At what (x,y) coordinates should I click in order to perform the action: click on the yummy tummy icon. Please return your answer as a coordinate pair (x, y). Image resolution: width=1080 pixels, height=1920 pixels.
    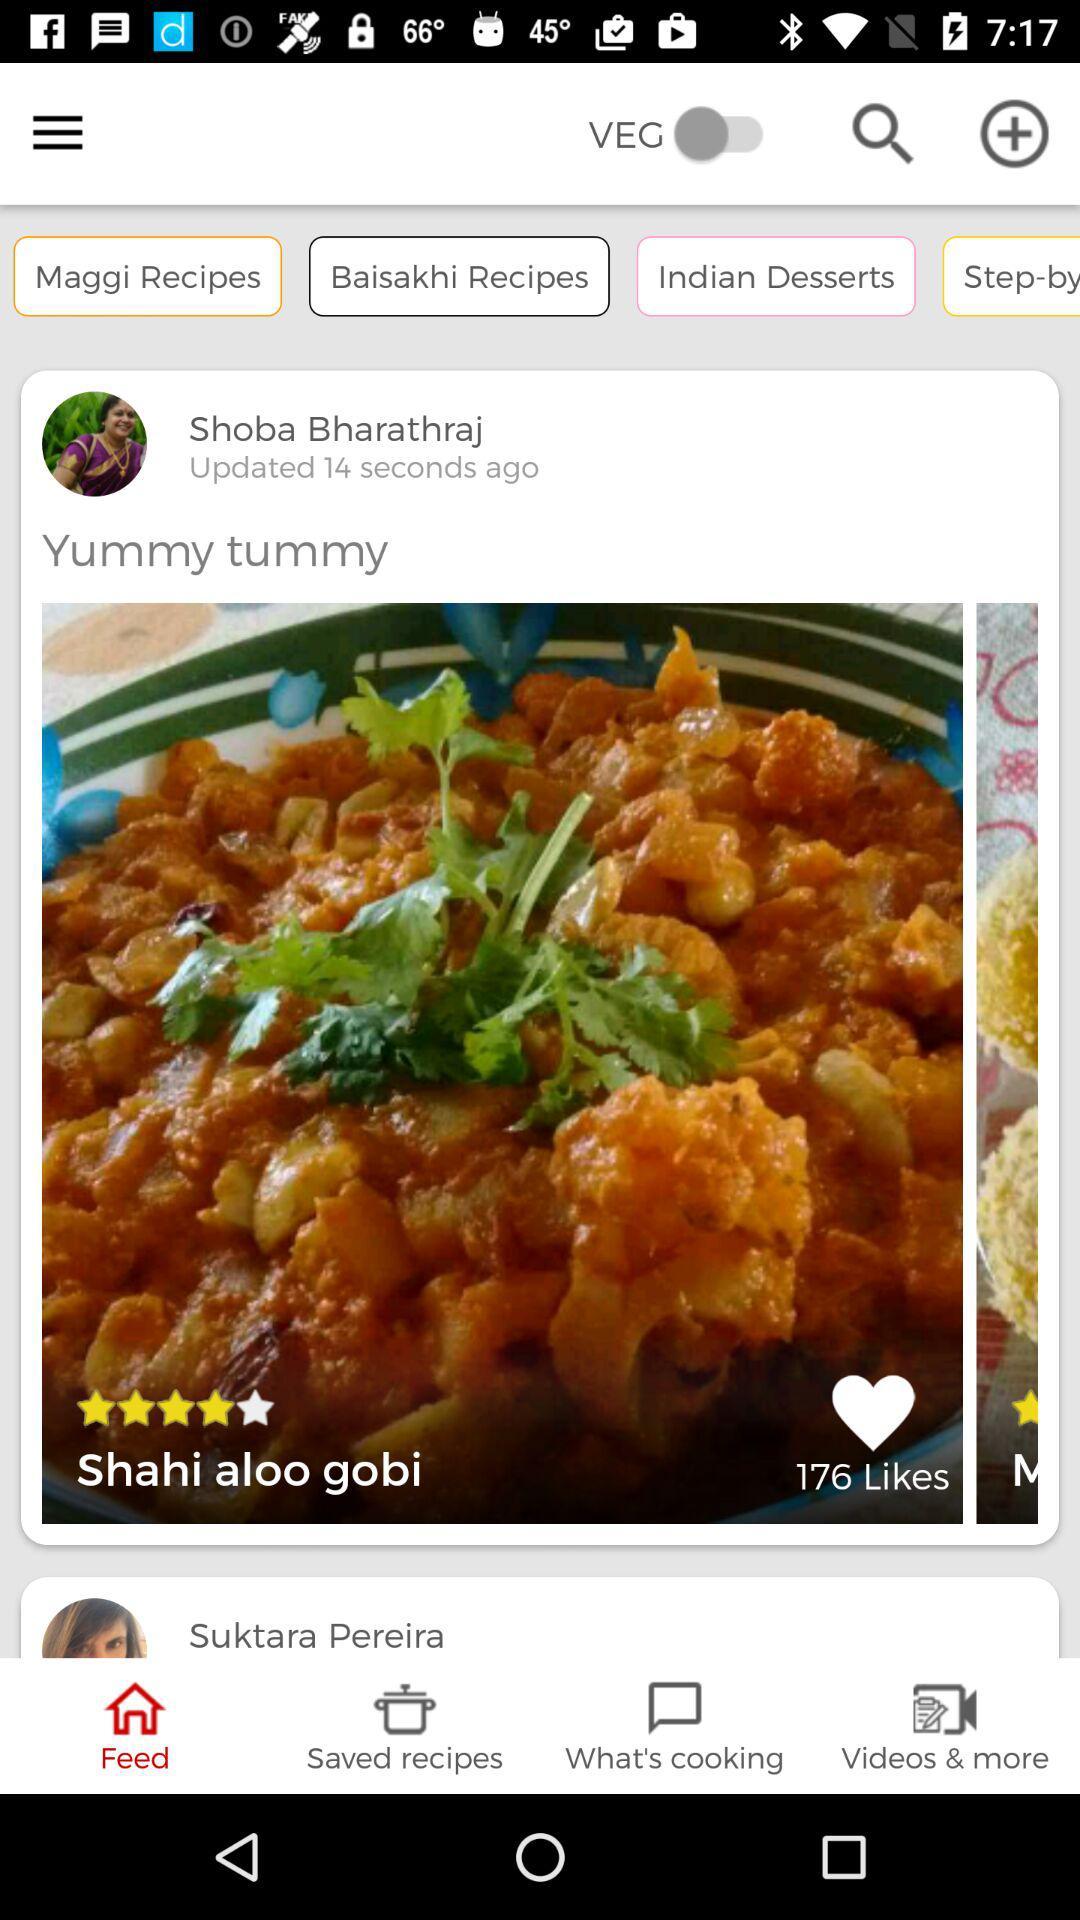
    Looking at the image, I should click on (214, 549).